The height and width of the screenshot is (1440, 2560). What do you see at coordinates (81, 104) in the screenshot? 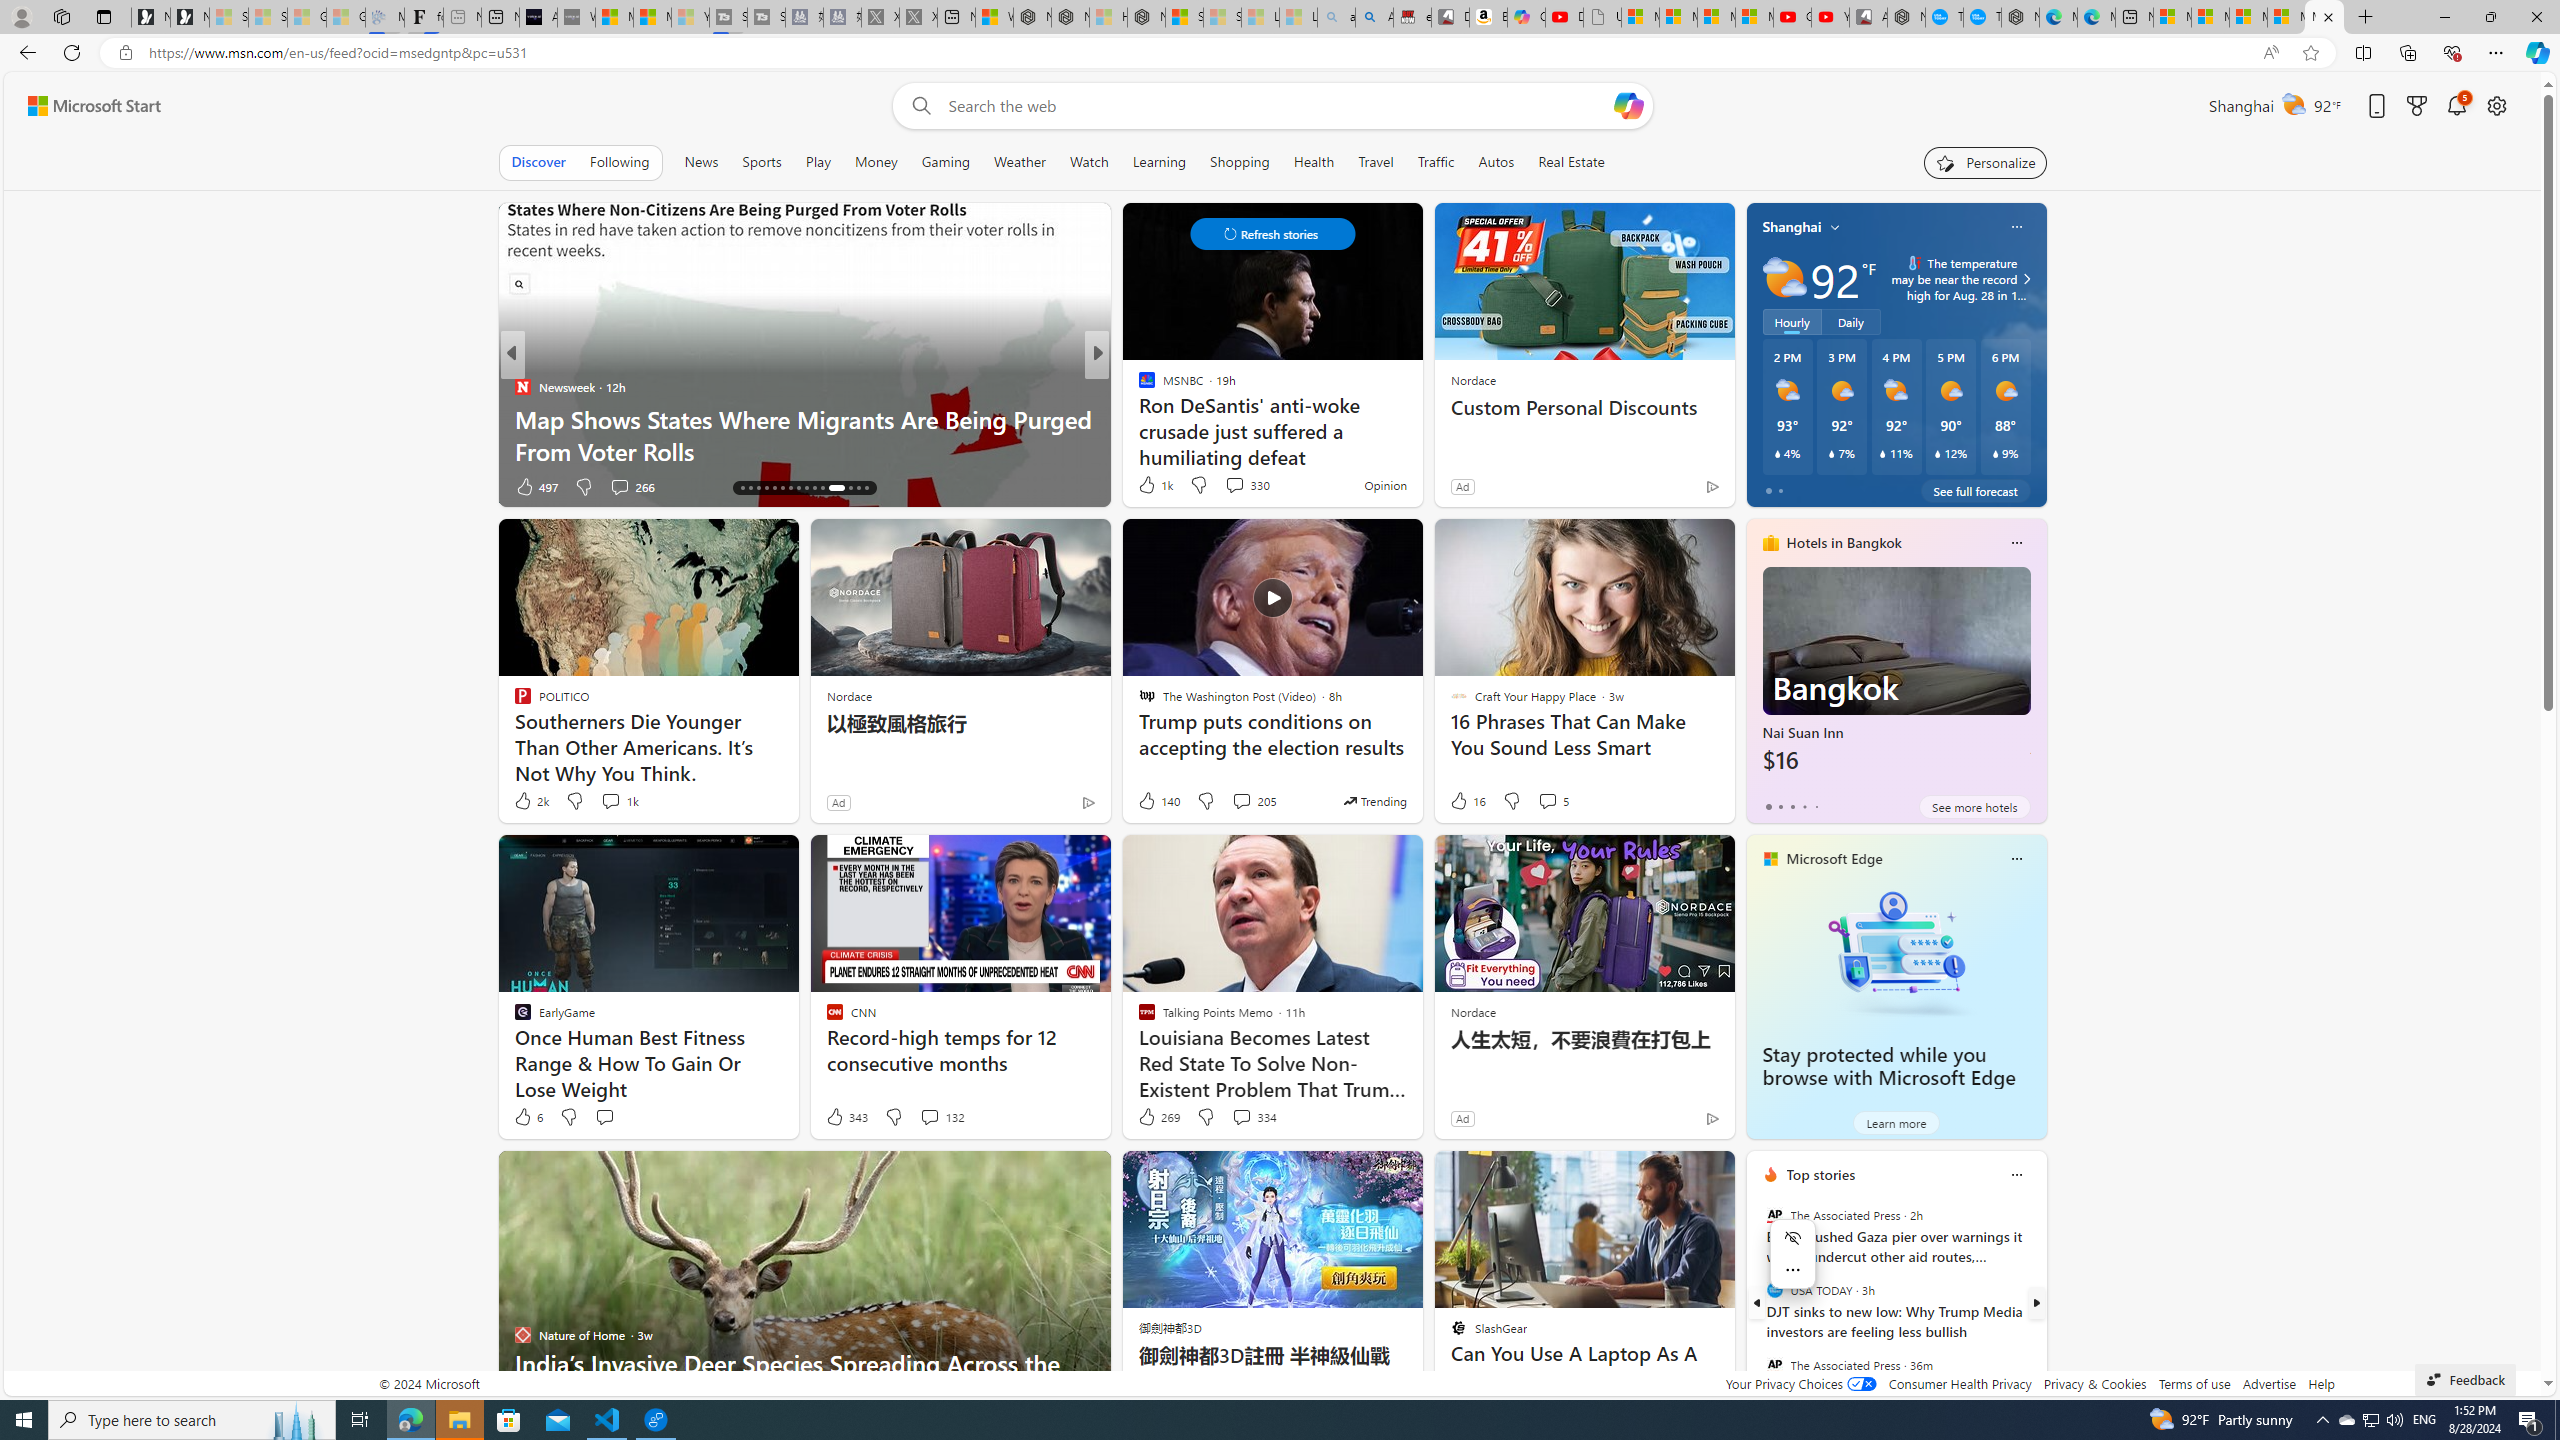
I see `'Skip to footer'` at bounding box center [81, 104].